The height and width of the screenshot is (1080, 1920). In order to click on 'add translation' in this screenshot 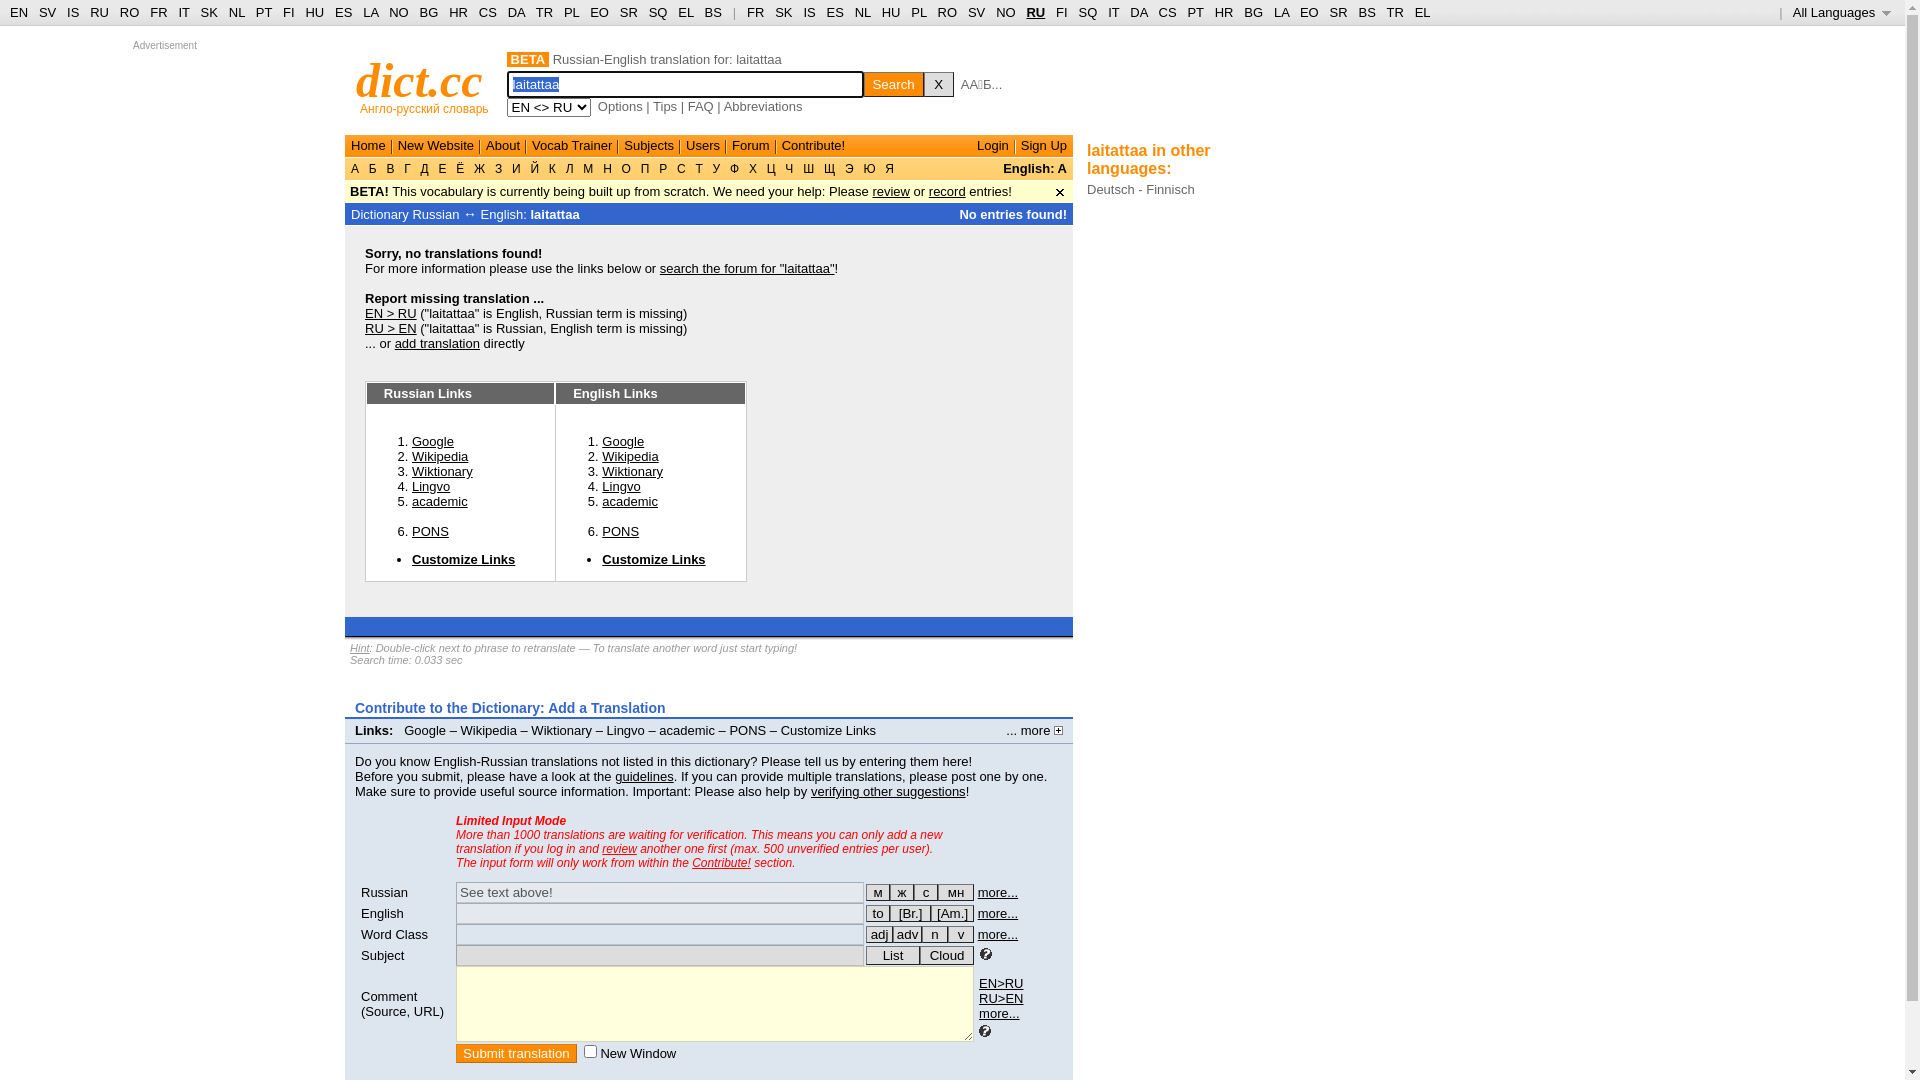, I will do `click(436, 342)`.